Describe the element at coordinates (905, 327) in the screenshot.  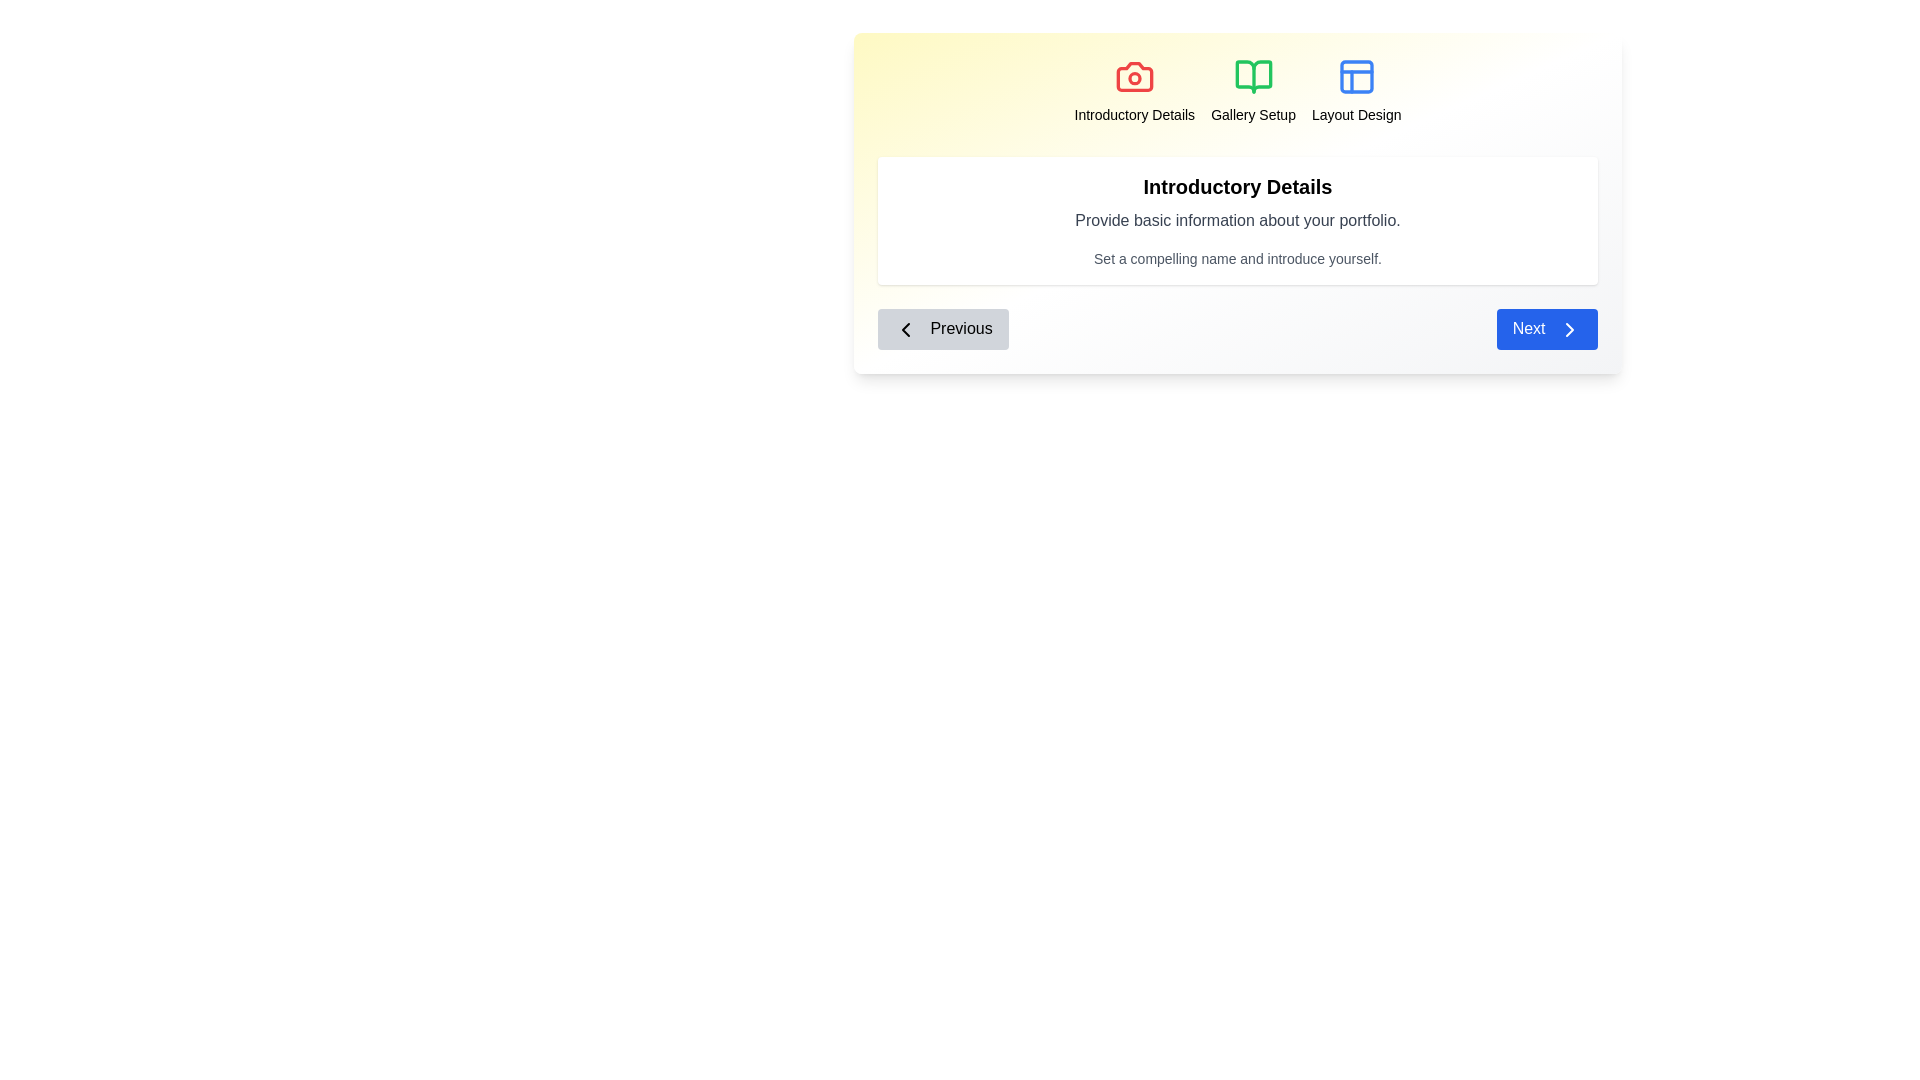
I see `the leftward-pointing chevron icon within the 'Previous' button located at the bottom left corner of the card interface` at that location.